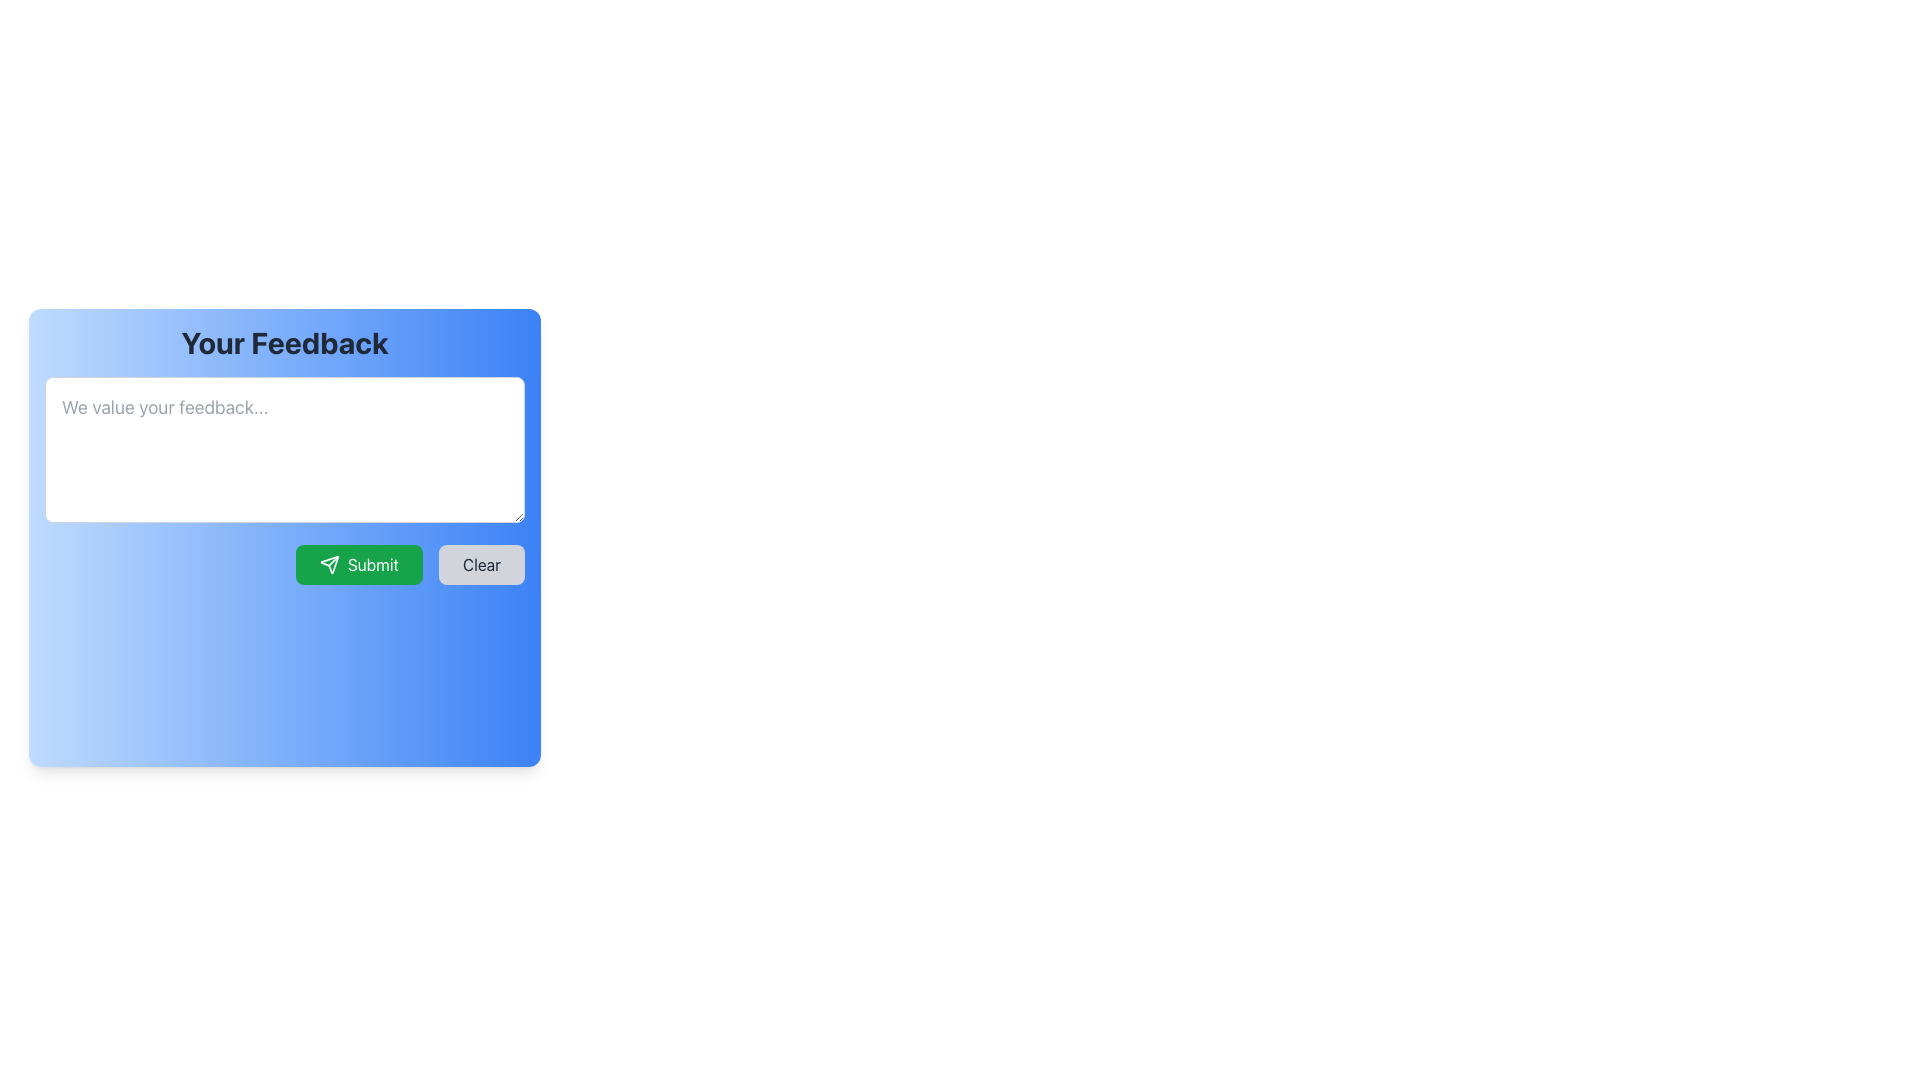 This screenshot has width=1920, height=1080. I want to click on the 'Submit' button located inside the green button below the feedback text input area, so click(373, 564).